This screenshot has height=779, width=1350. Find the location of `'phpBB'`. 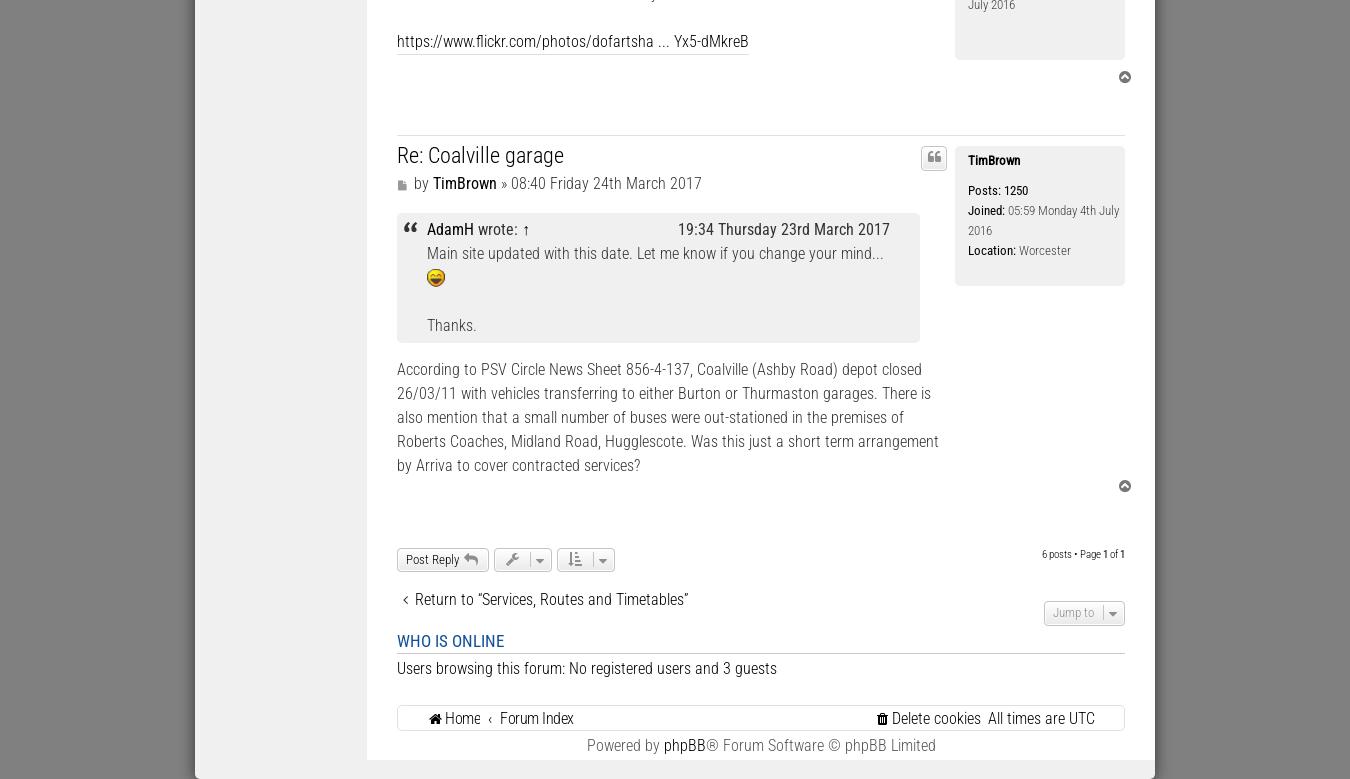

'phpBB' is located at coordinates (683, 743).